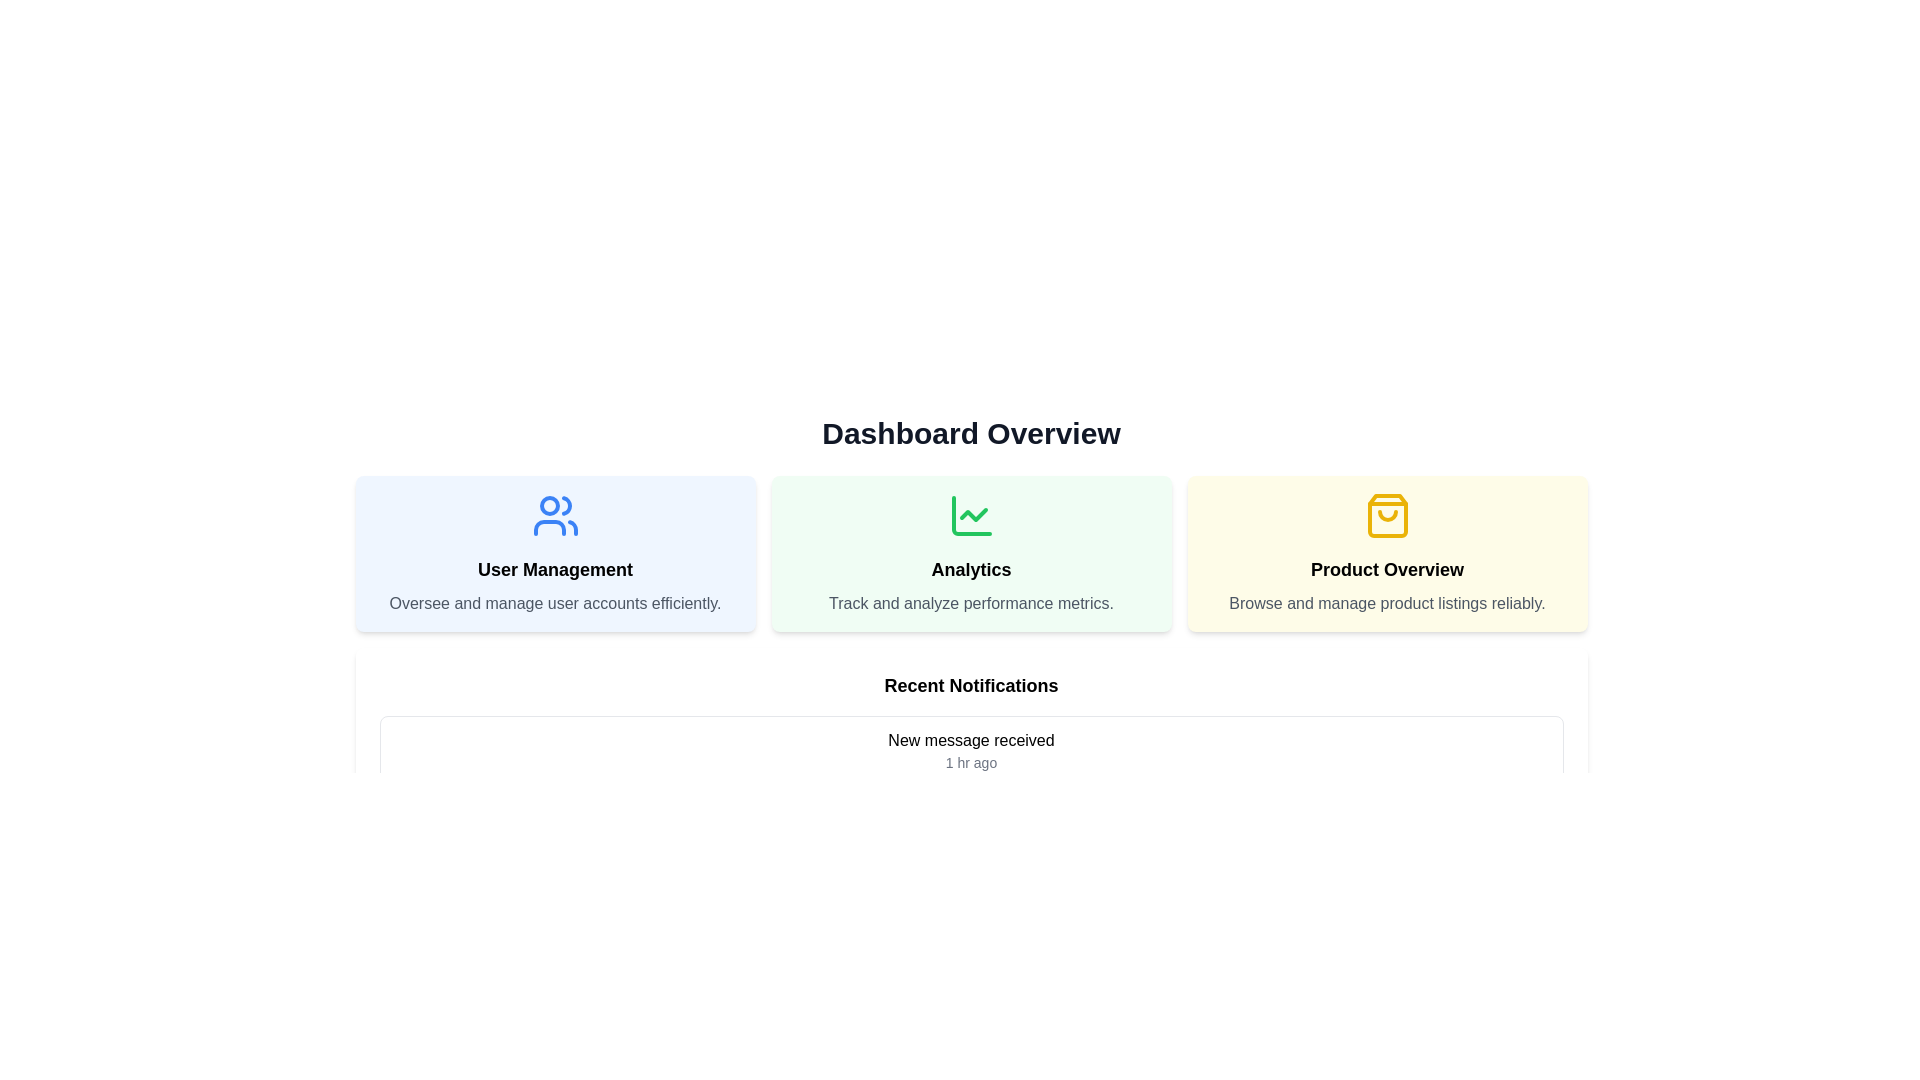 This screenshot has width=1920, height=1080. Describe the element at coordinates (971, 433) in the screenshot. I see `text from the centered header labeled 'Dashboard Overview', which is prominently displayed in large, bold, dark gray serif font at the top of the dashboard section` at that location.